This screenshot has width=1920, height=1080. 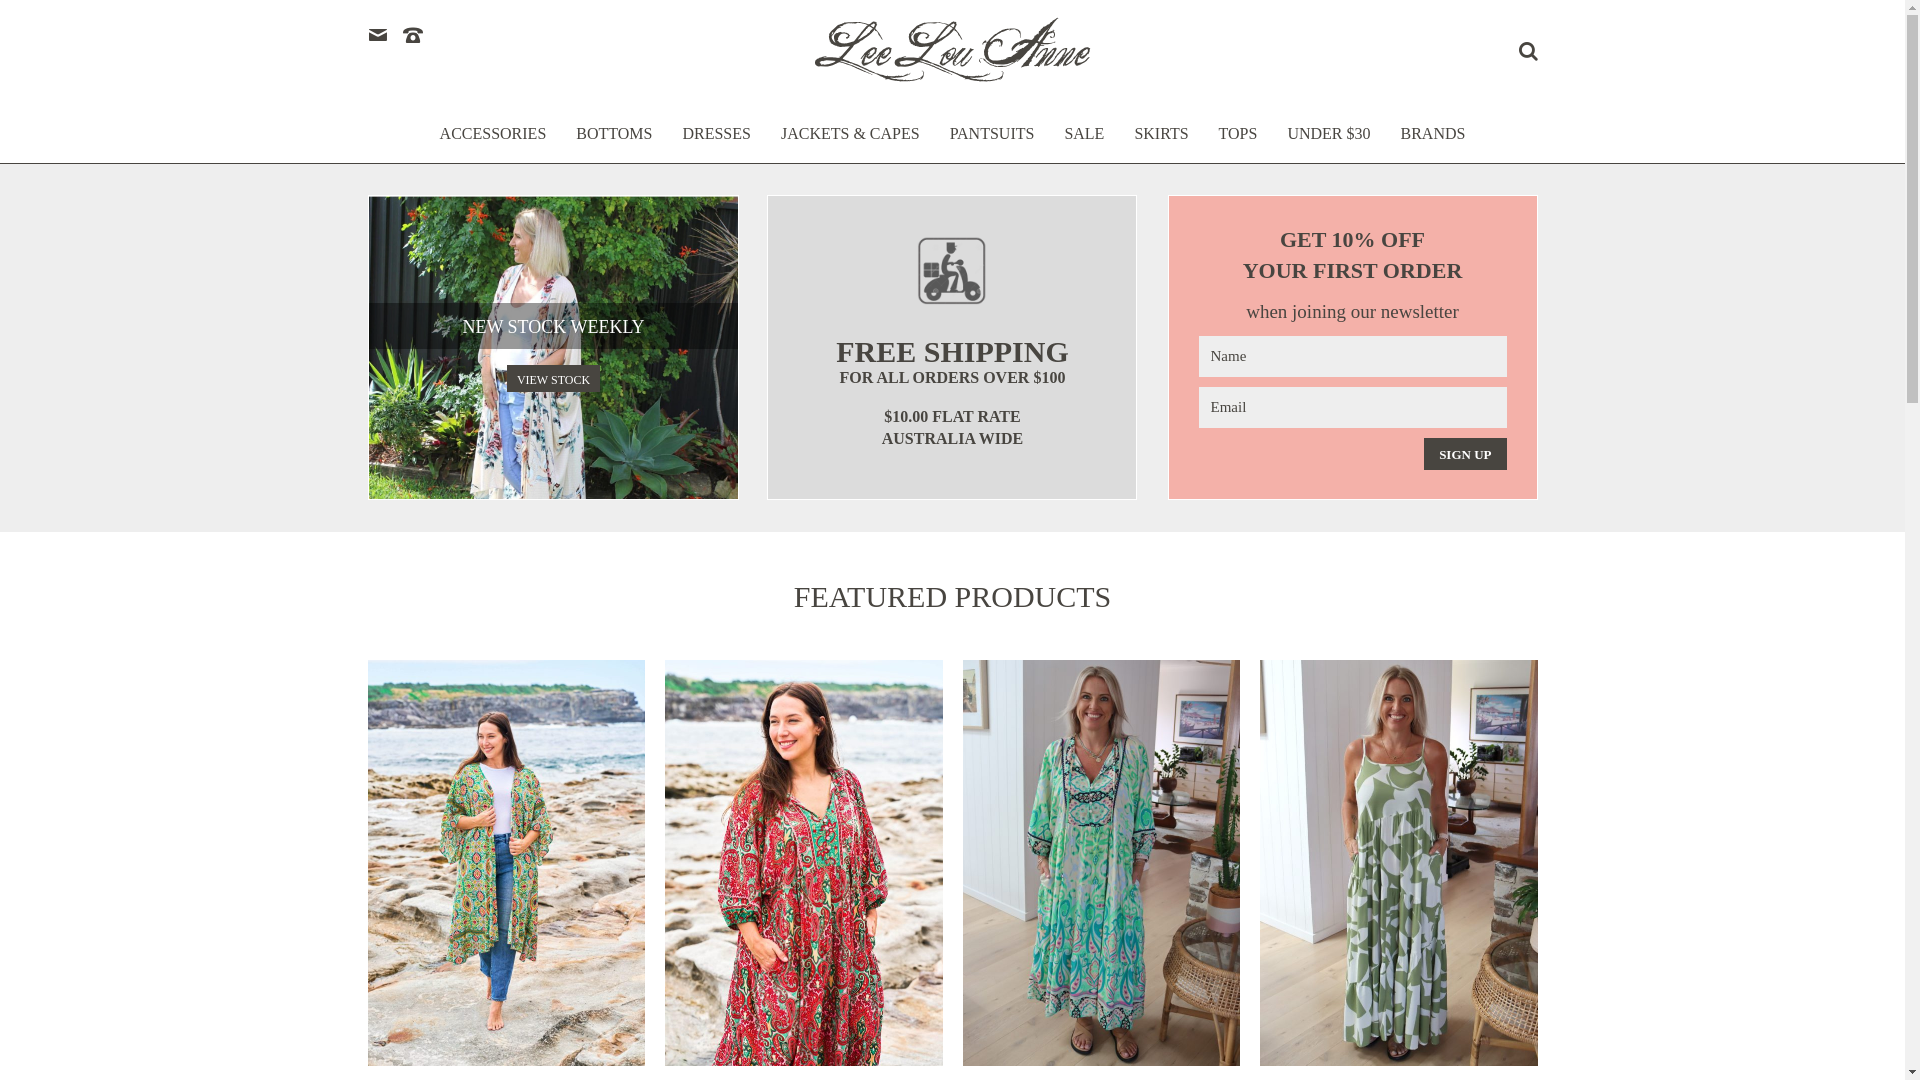 I want to click on 'DRESSES', so click(x=715, y=142).